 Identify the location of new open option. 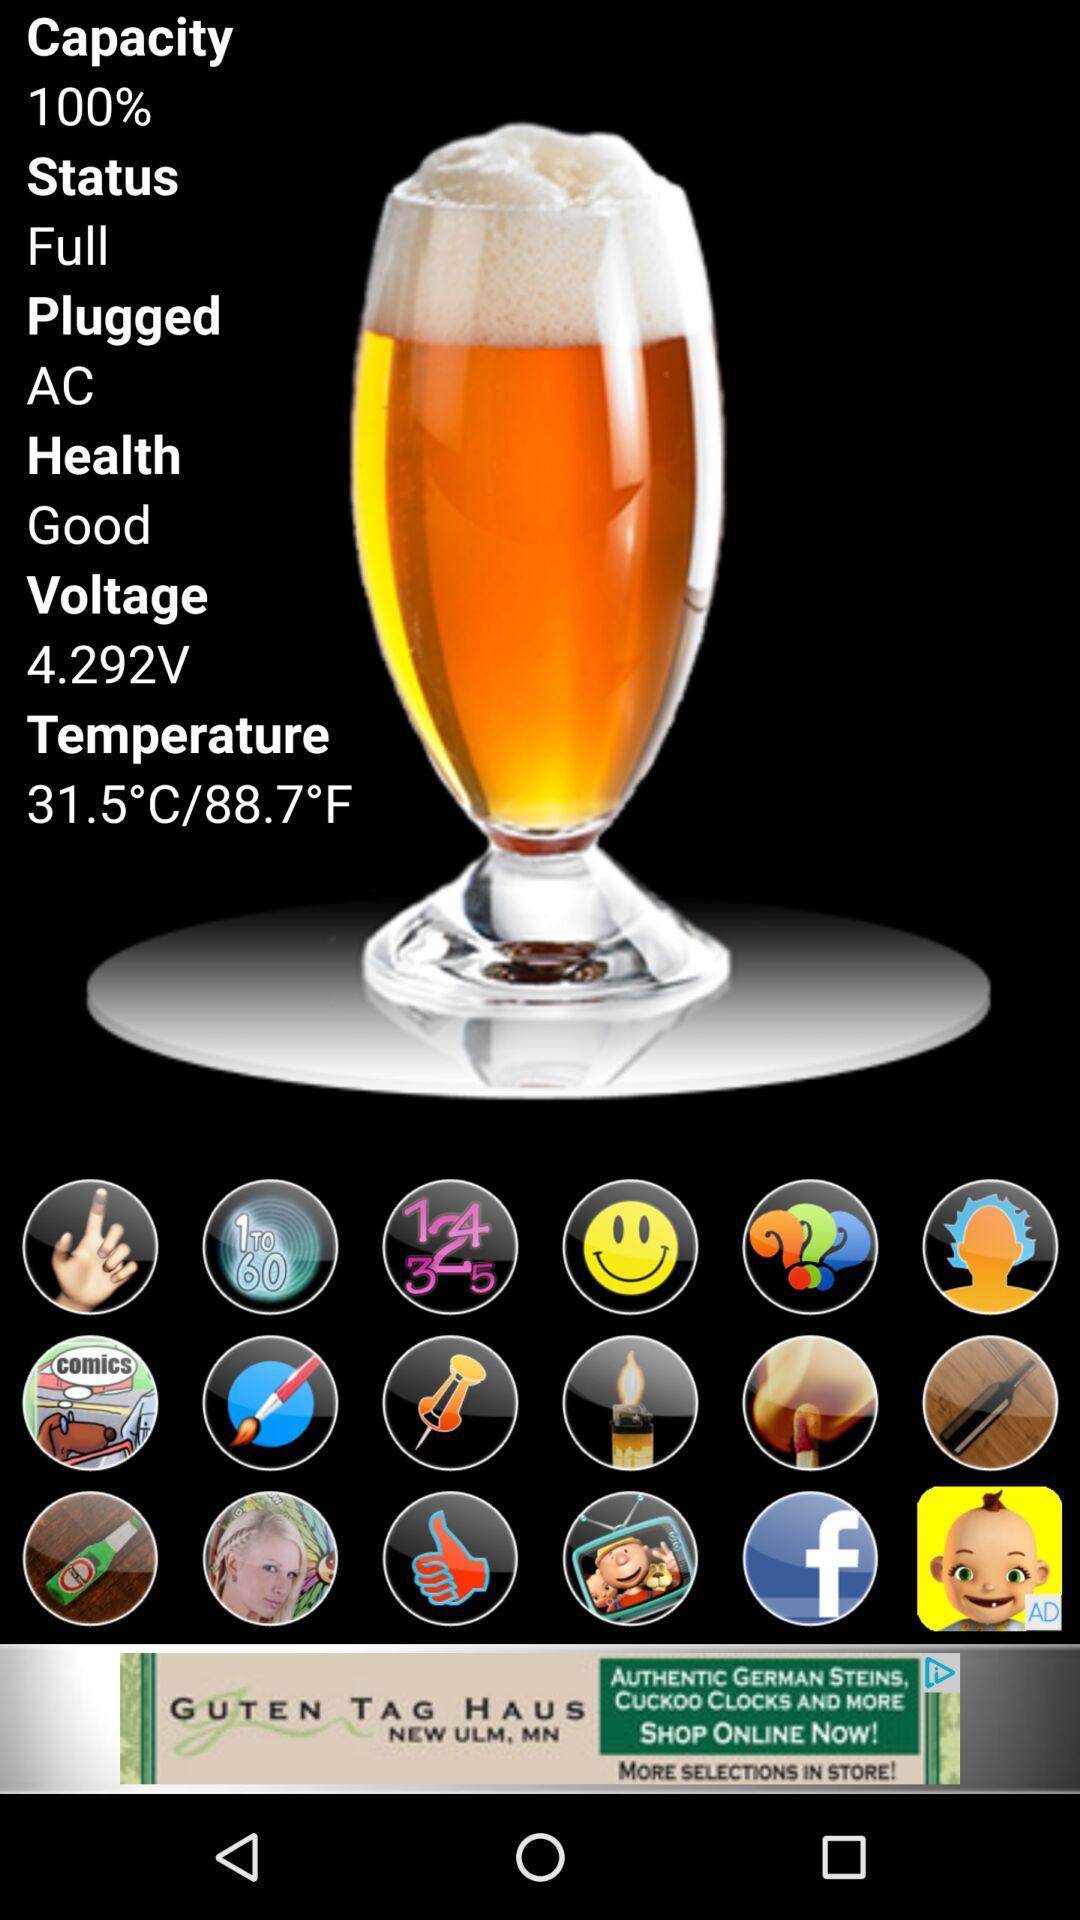
(88, 1402).